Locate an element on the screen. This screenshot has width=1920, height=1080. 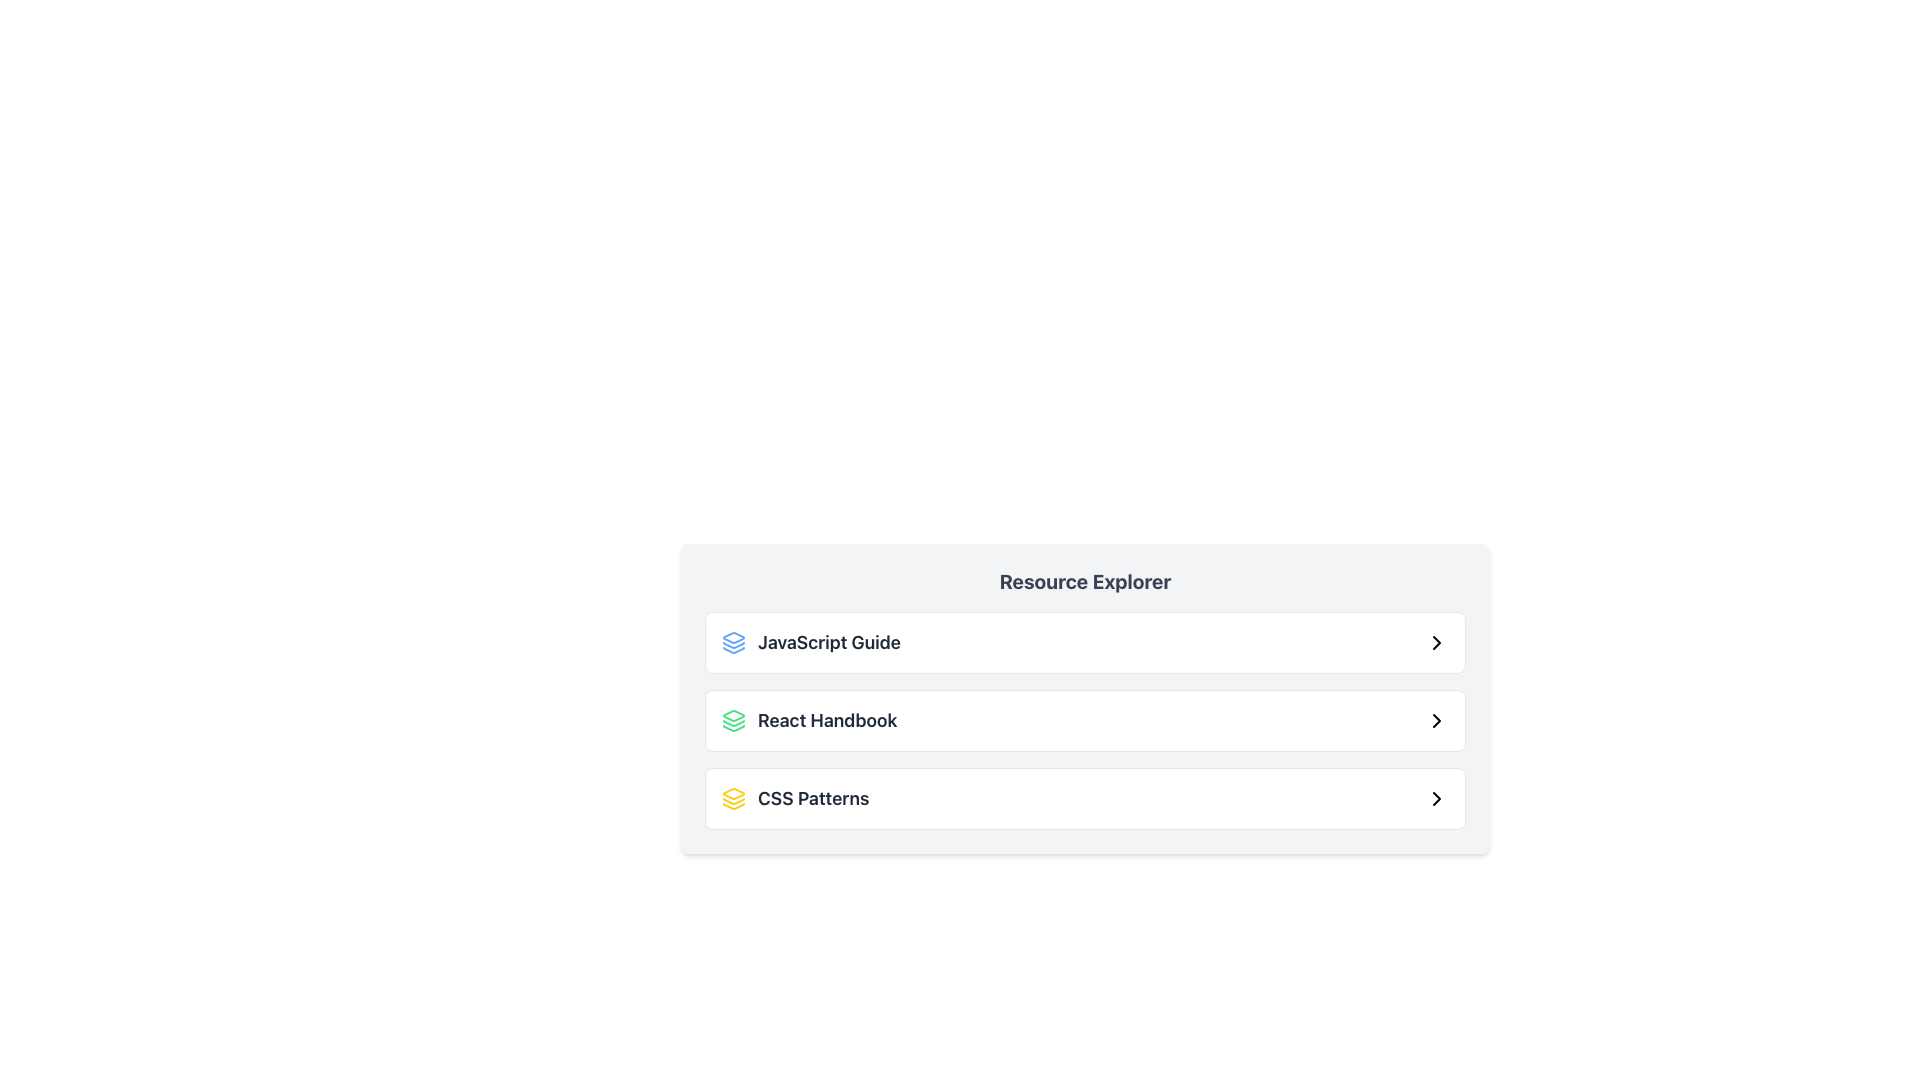
the prominent text label reading 'CSS Patterns' in the 'Resource Explorer' panel, which is the third item in the vertical stack and styled in bold, large-sized dark font is located at coordinates (813, 797).